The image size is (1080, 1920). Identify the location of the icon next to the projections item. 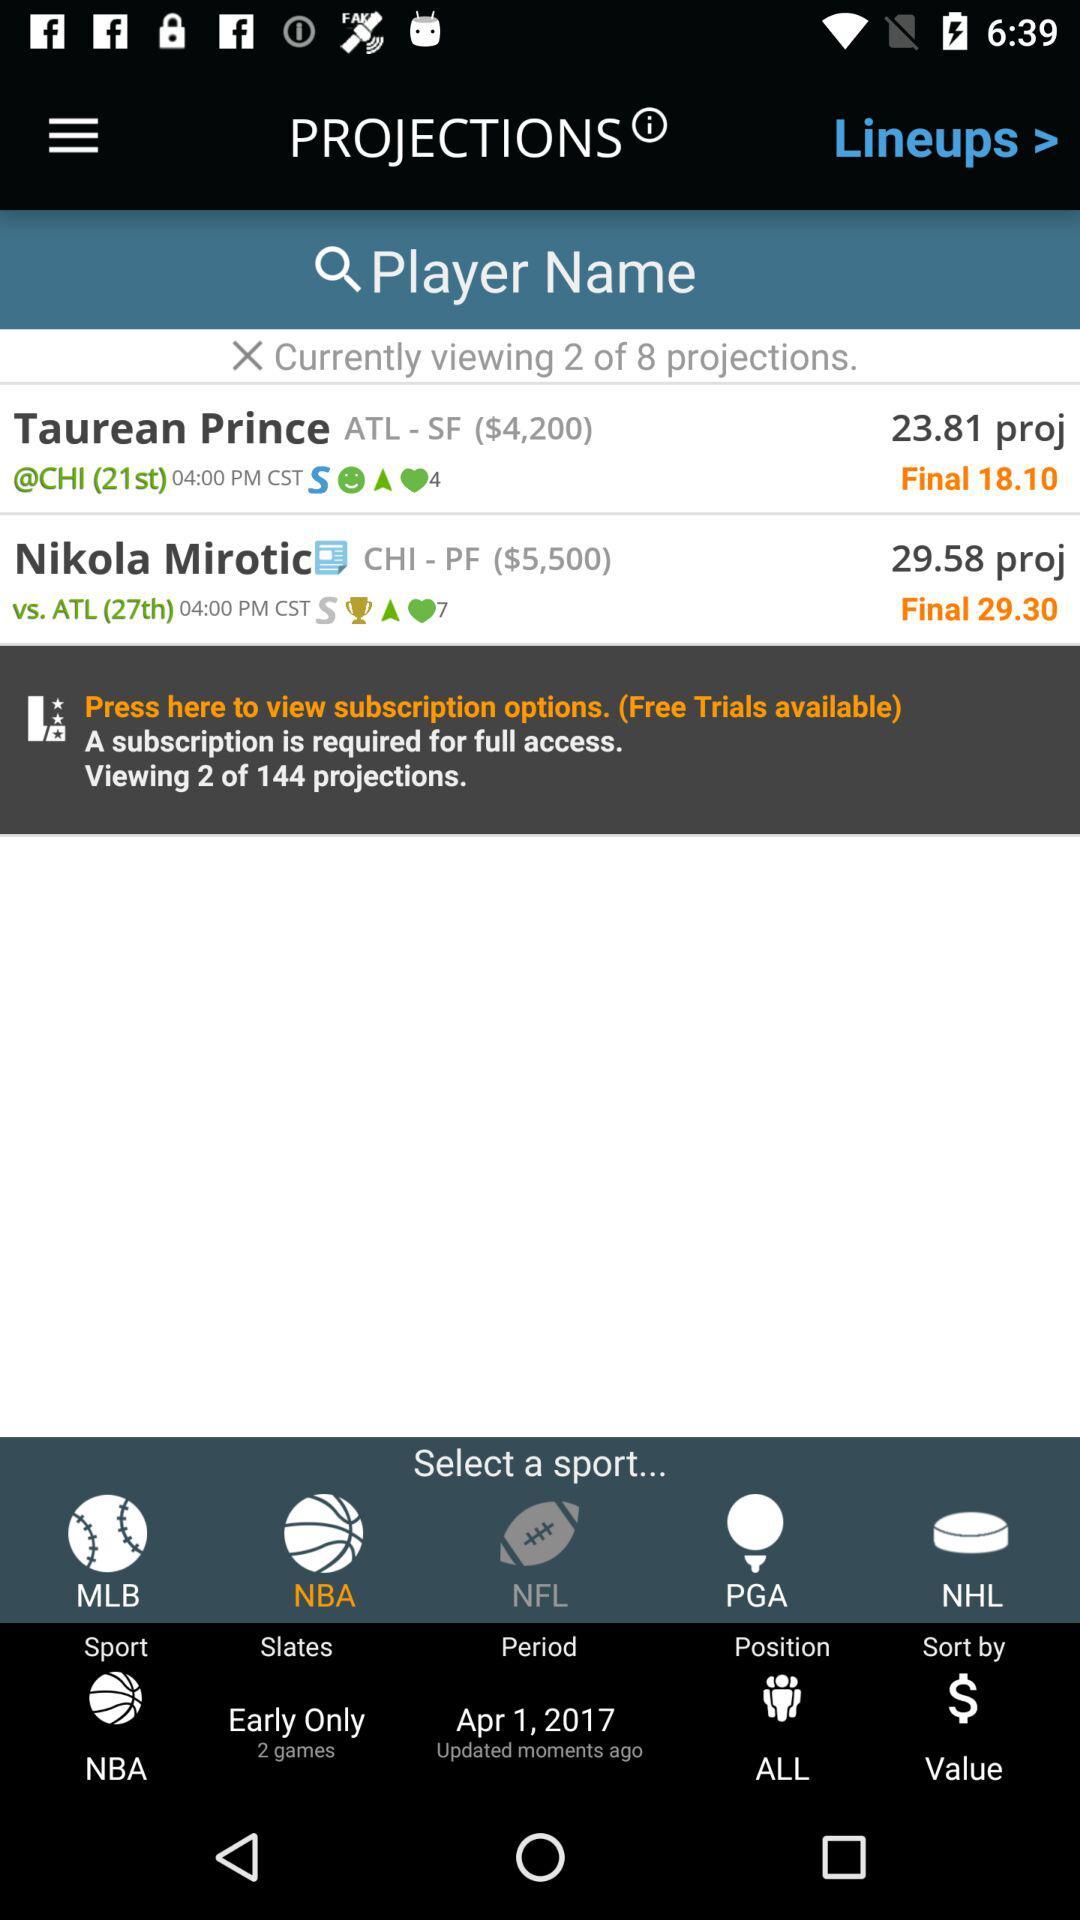
(72, 135).